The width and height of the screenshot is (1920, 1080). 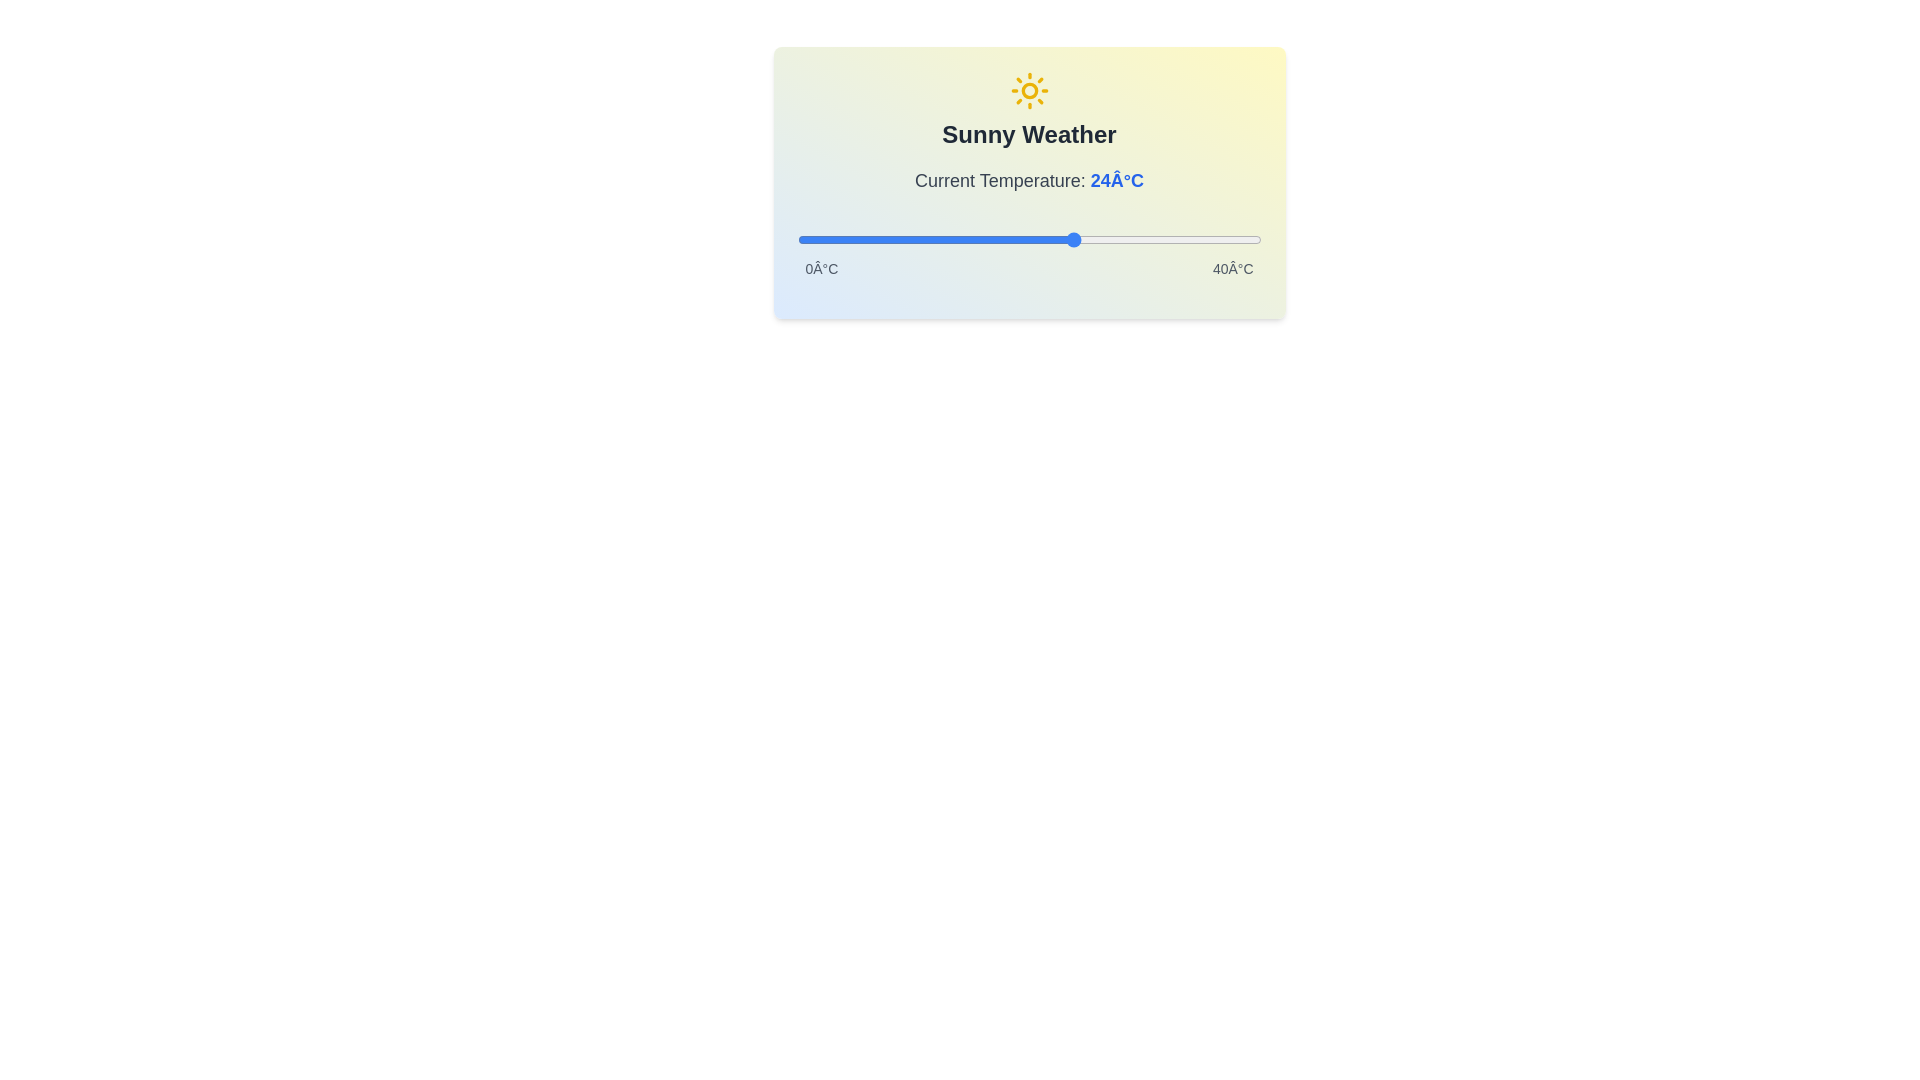 I want to click on the temperature slider, so click(x=958, y=238).